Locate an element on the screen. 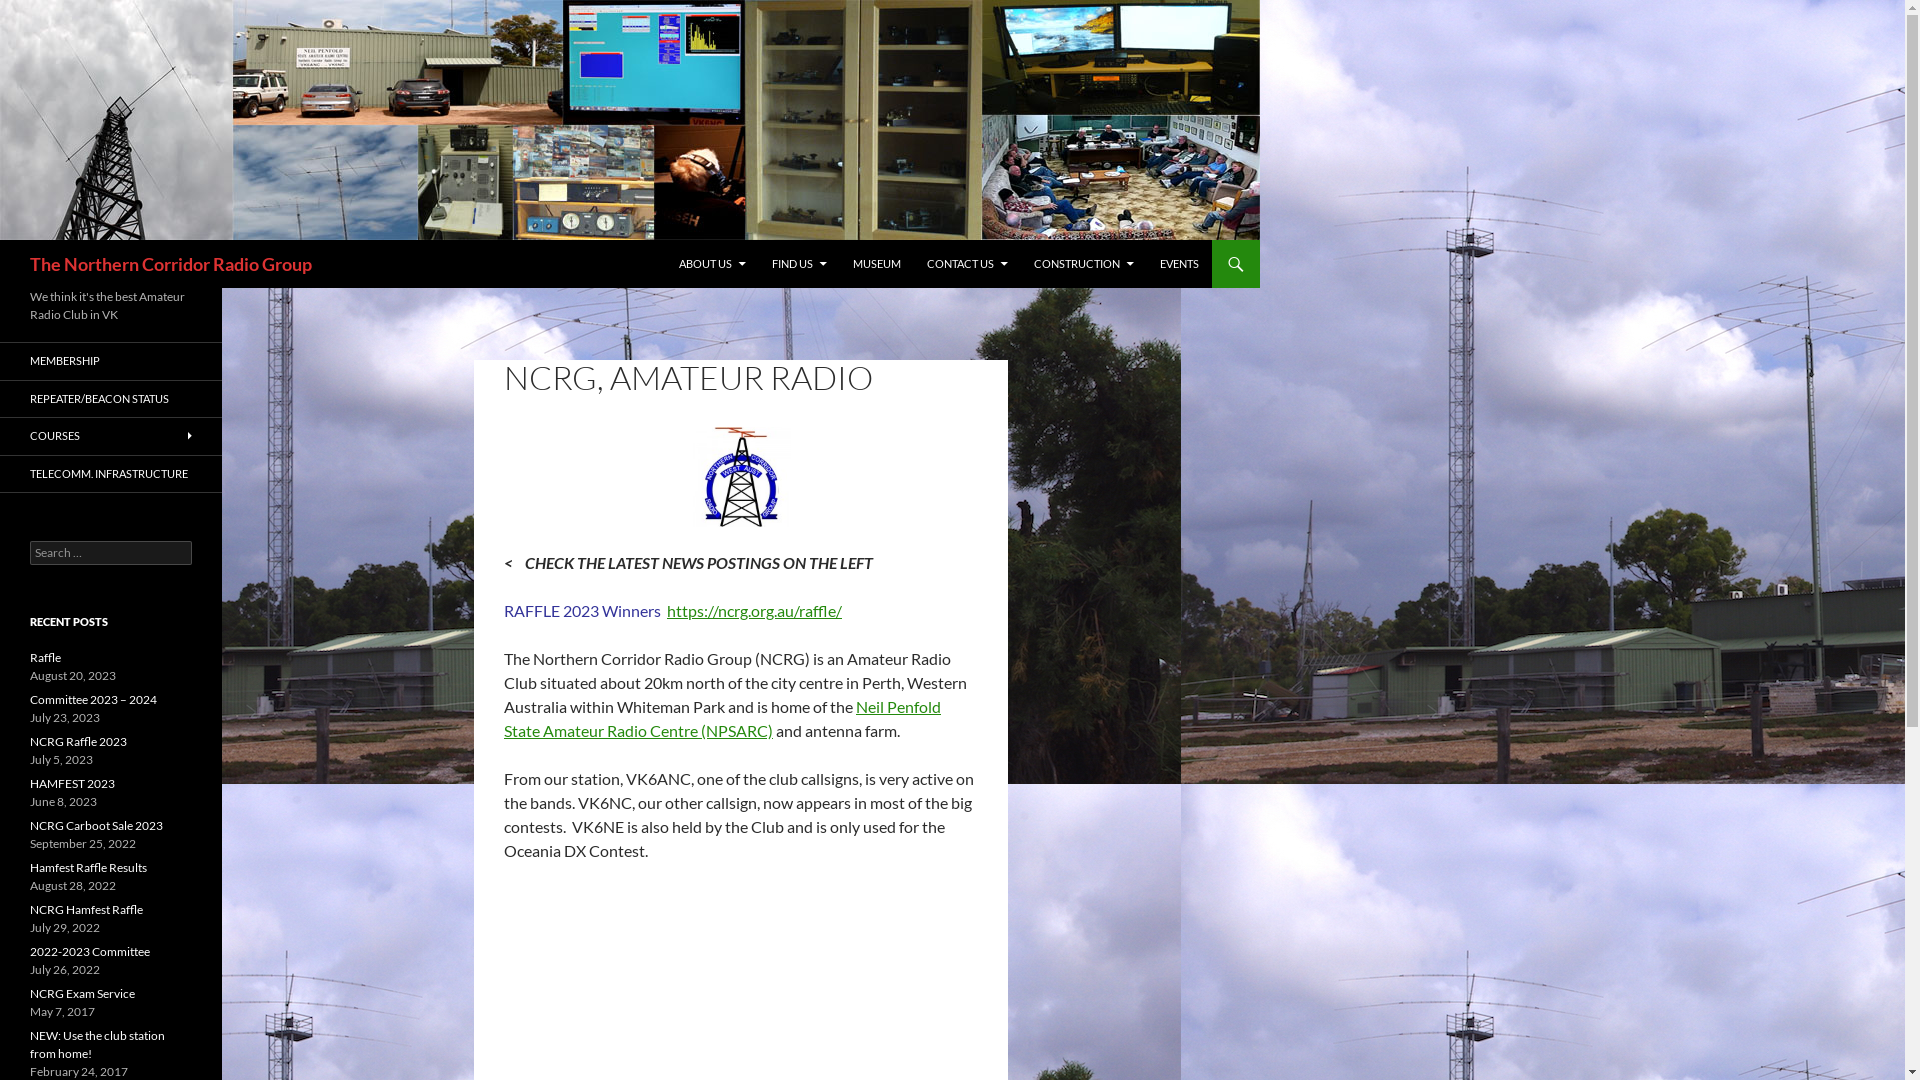 This screenshot has height=1080, width=1920. 'The Northern Corridor Radio Group' is located at coordinates (171, 262).